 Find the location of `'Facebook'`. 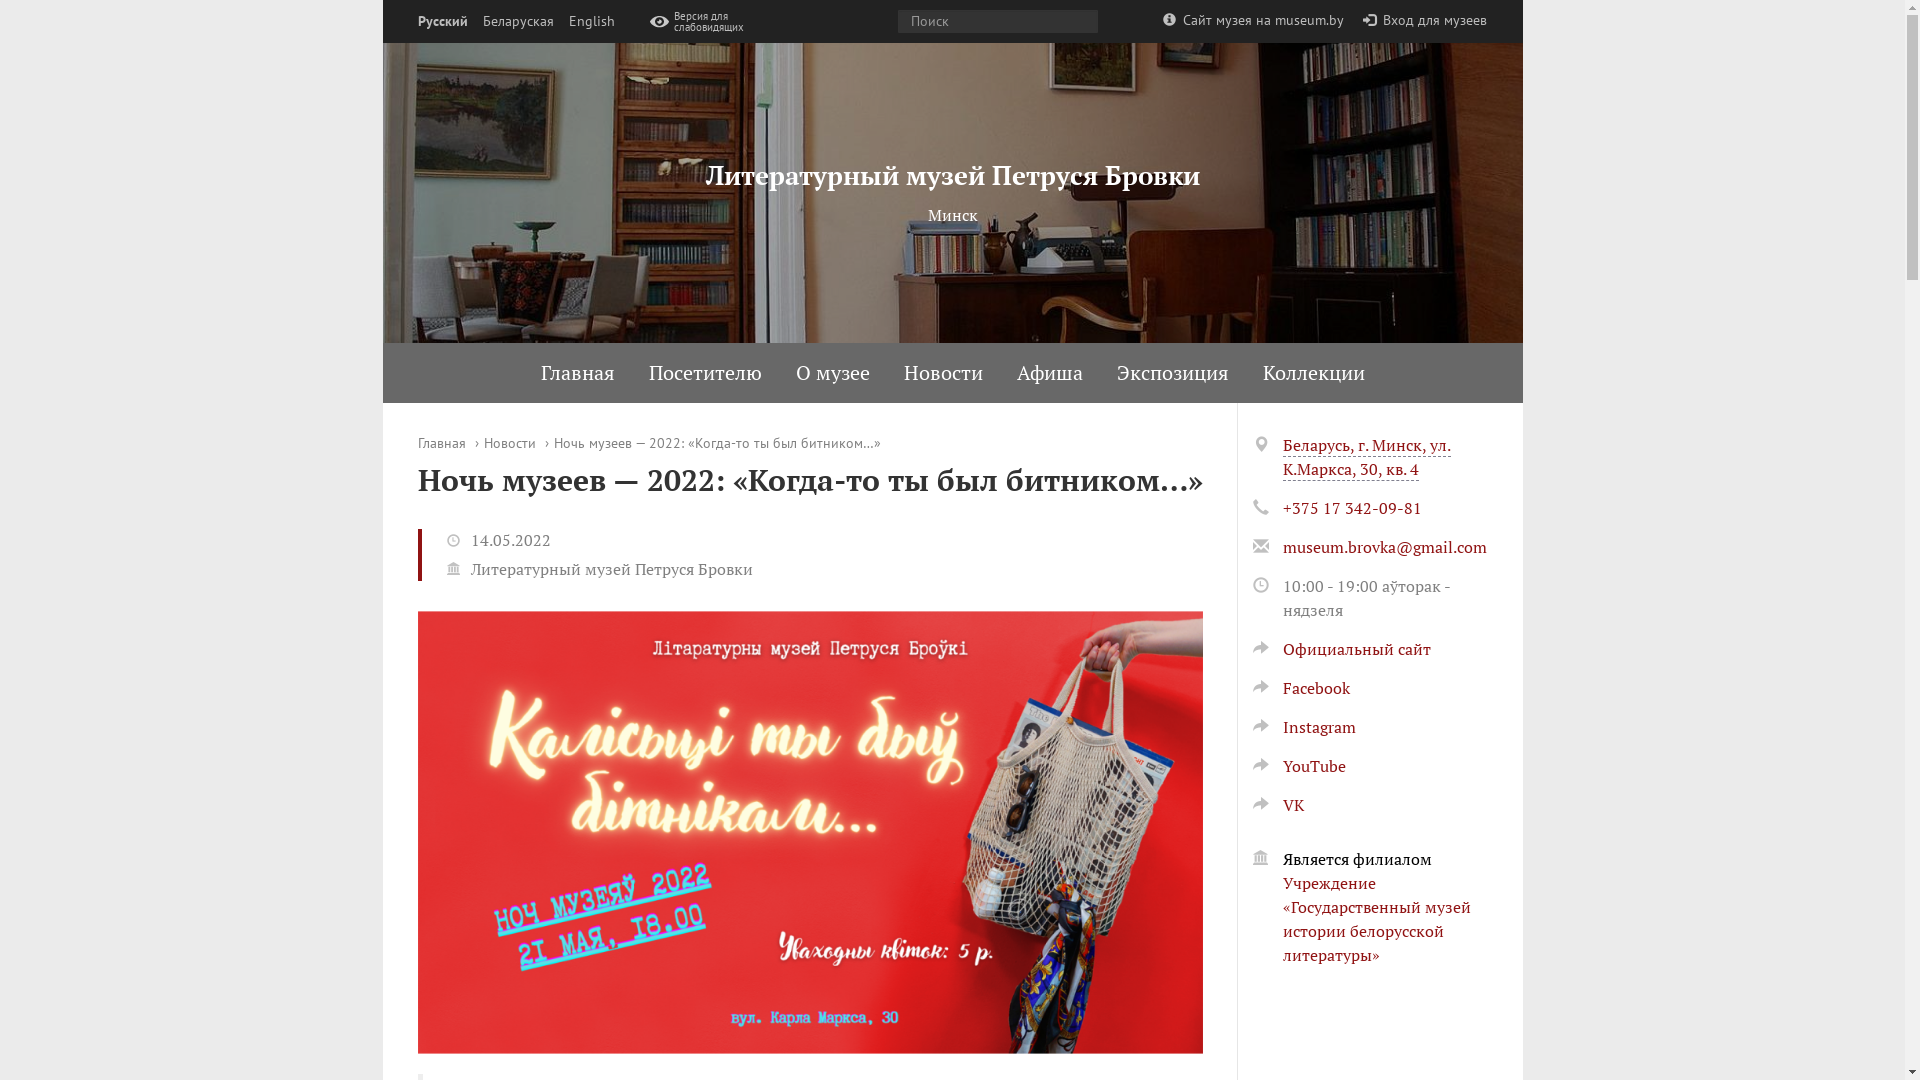

'Facebook' is located at coordinates (1251, 686).